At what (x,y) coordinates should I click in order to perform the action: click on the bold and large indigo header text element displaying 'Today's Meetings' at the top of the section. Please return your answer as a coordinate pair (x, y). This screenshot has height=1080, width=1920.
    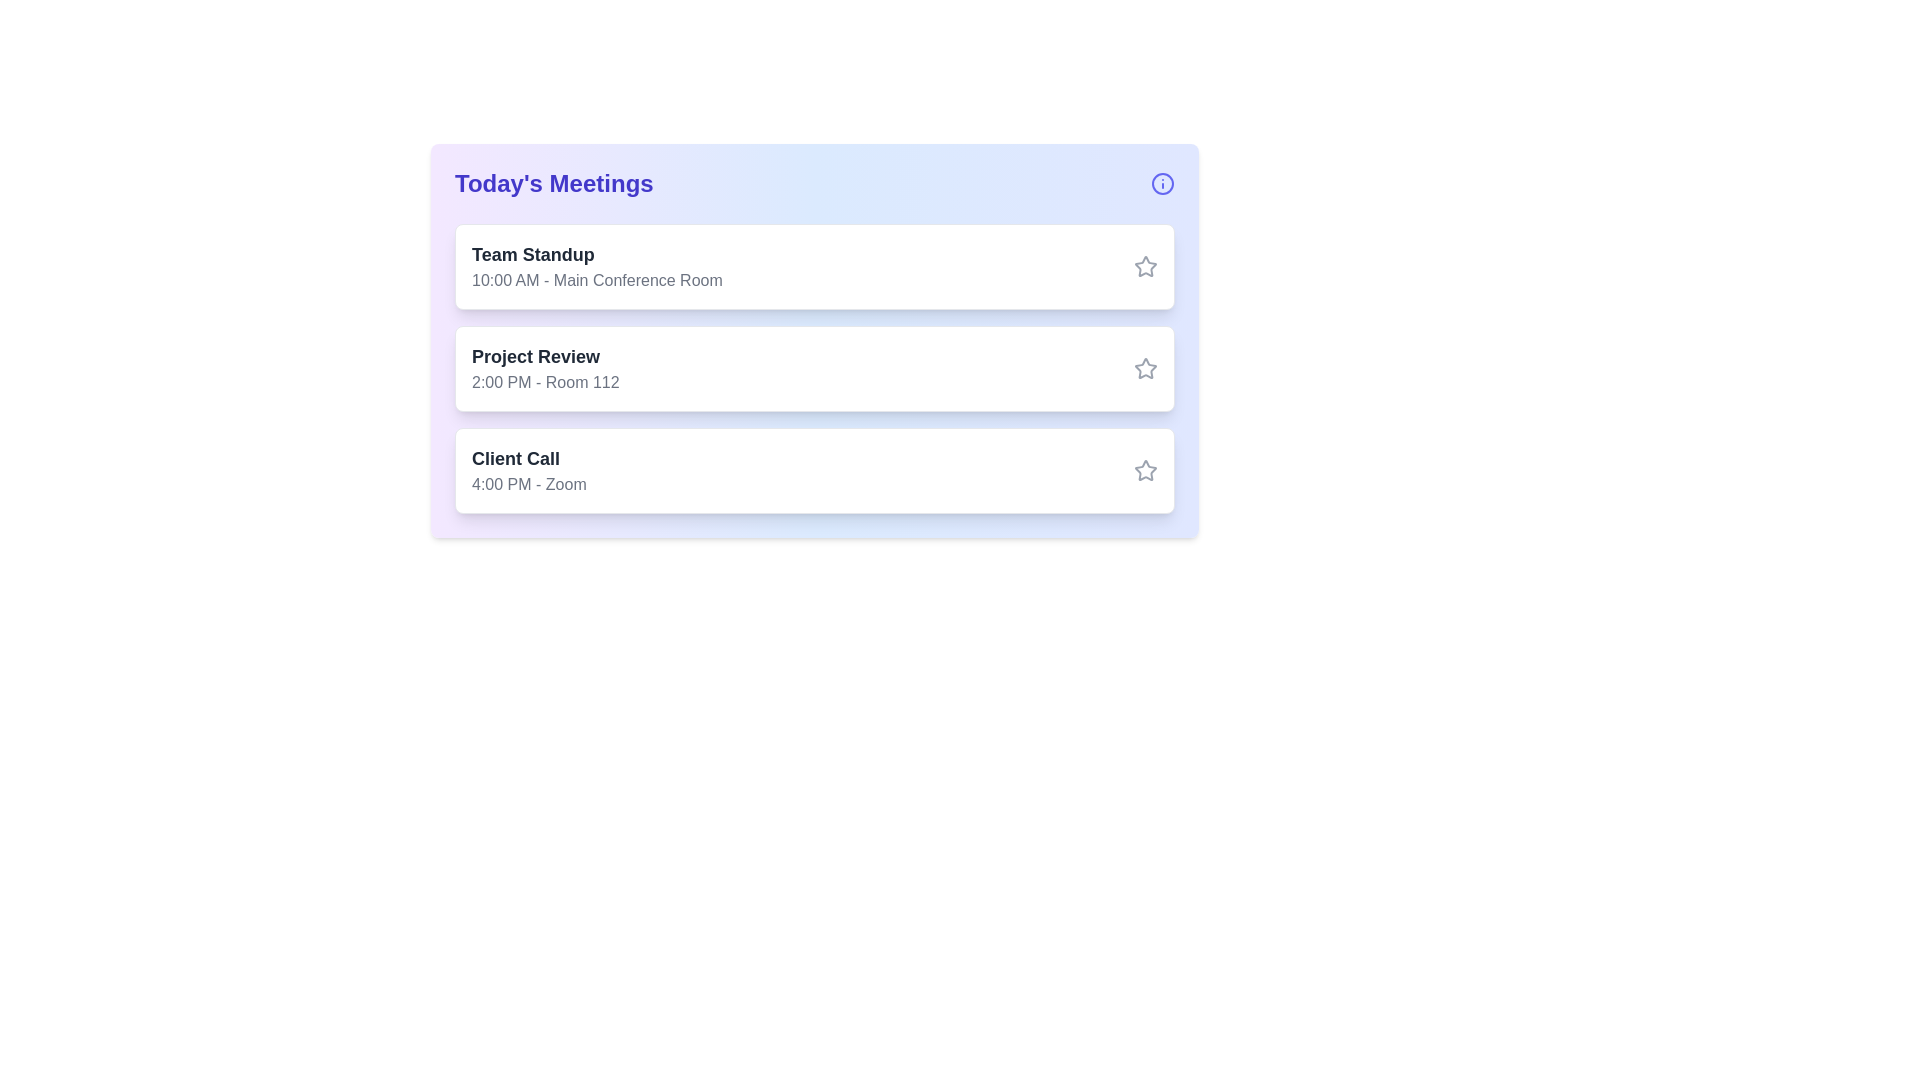
    Looking at the image, I should click on (554, 184).